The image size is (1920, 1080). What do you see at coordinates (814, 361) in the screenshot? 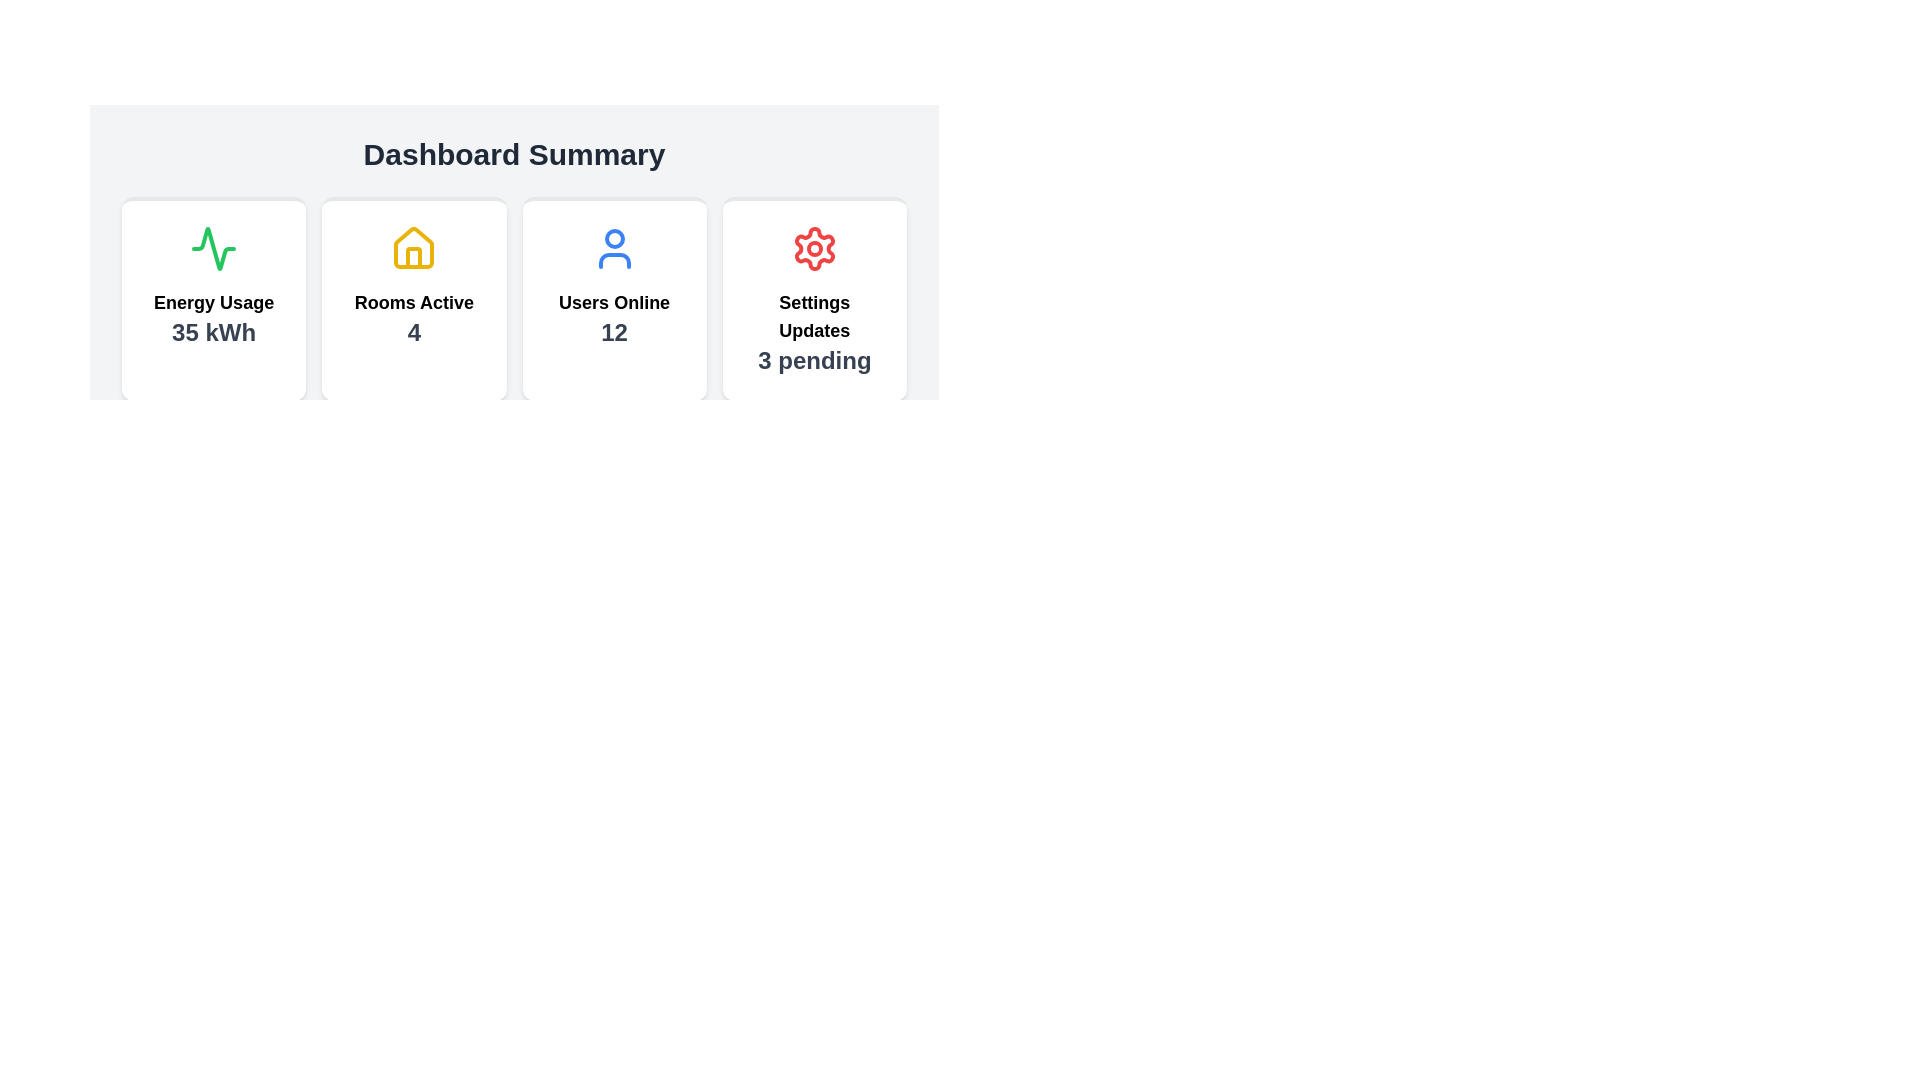
I see `text label displaying '3 pending' located within the 'Settings Updates' card to understand the pending updates count` at bounding box center [814, 361].